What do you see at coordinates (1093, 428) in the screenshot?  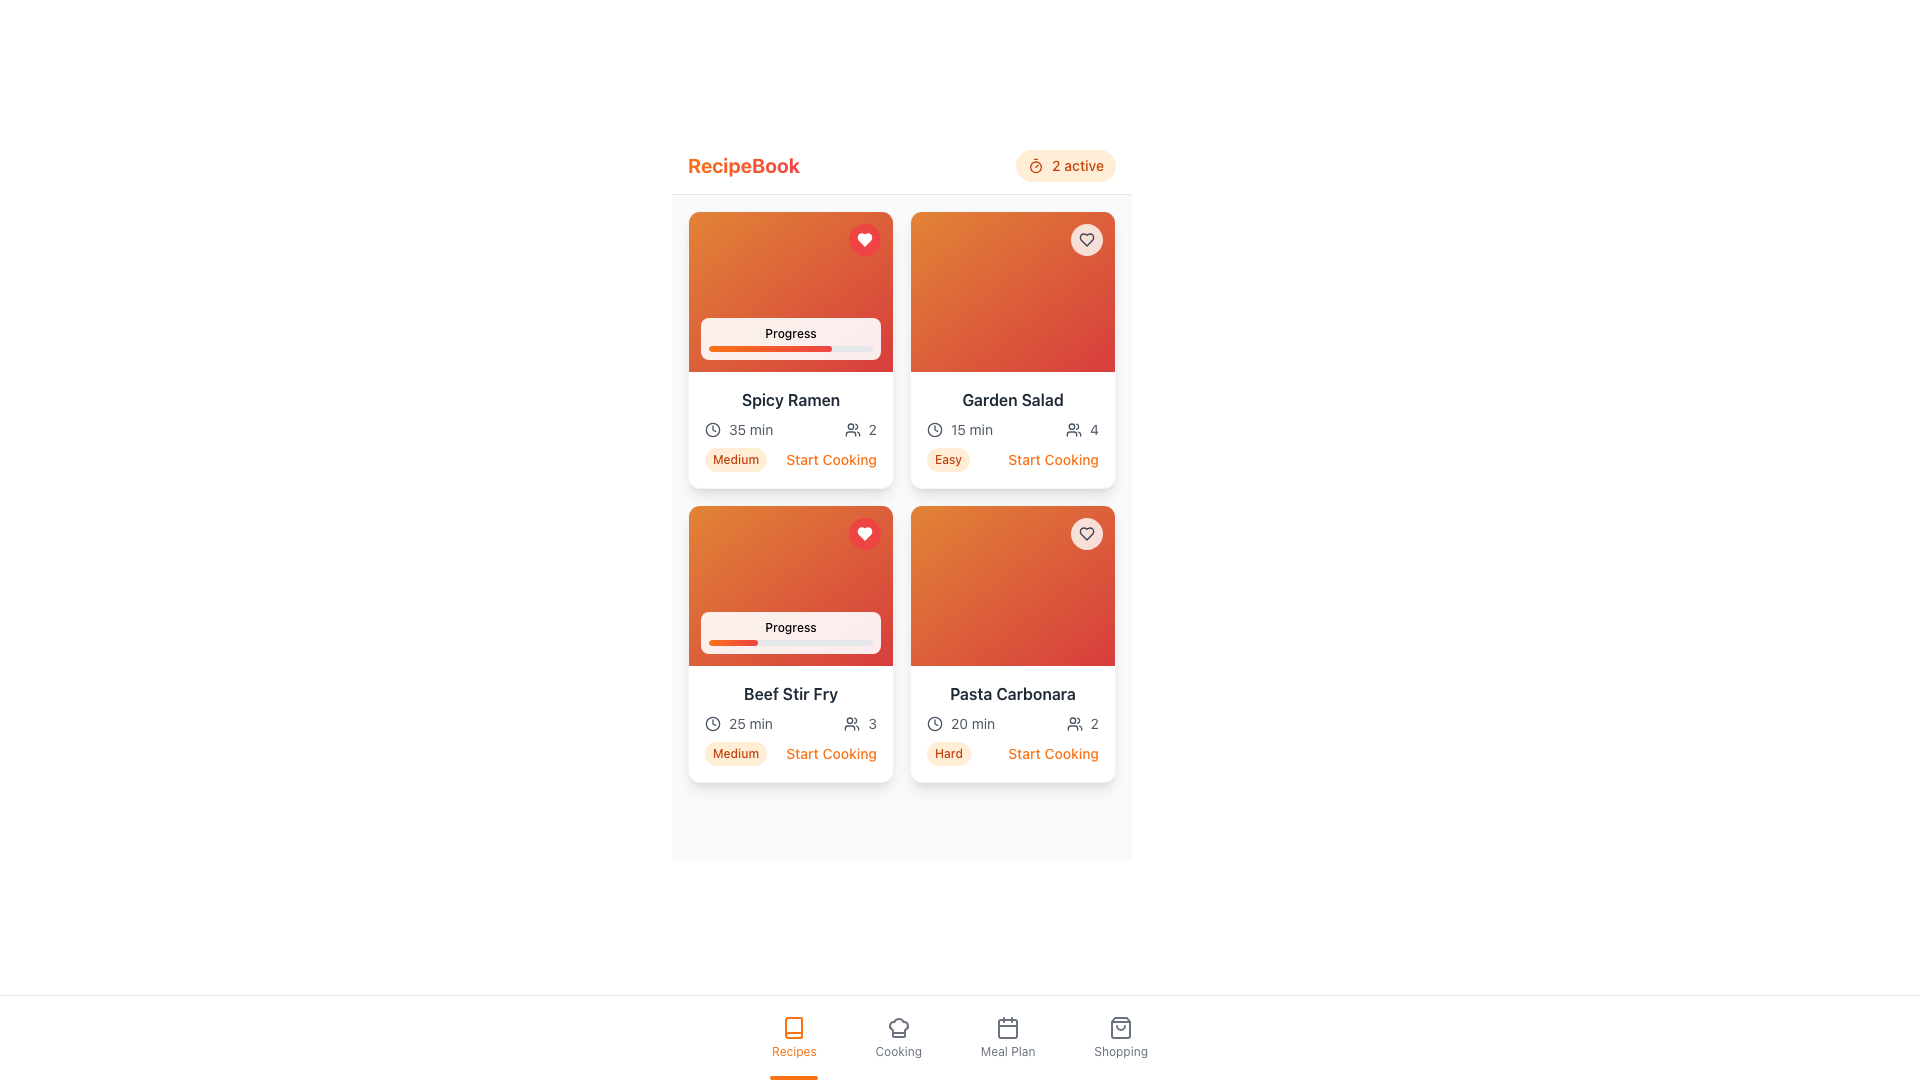 I see `the static text element displaying the numeral '4', which is bold and located adjacent to a user icon in the upper-right section of the content area` at bounding box center [1093, 428].